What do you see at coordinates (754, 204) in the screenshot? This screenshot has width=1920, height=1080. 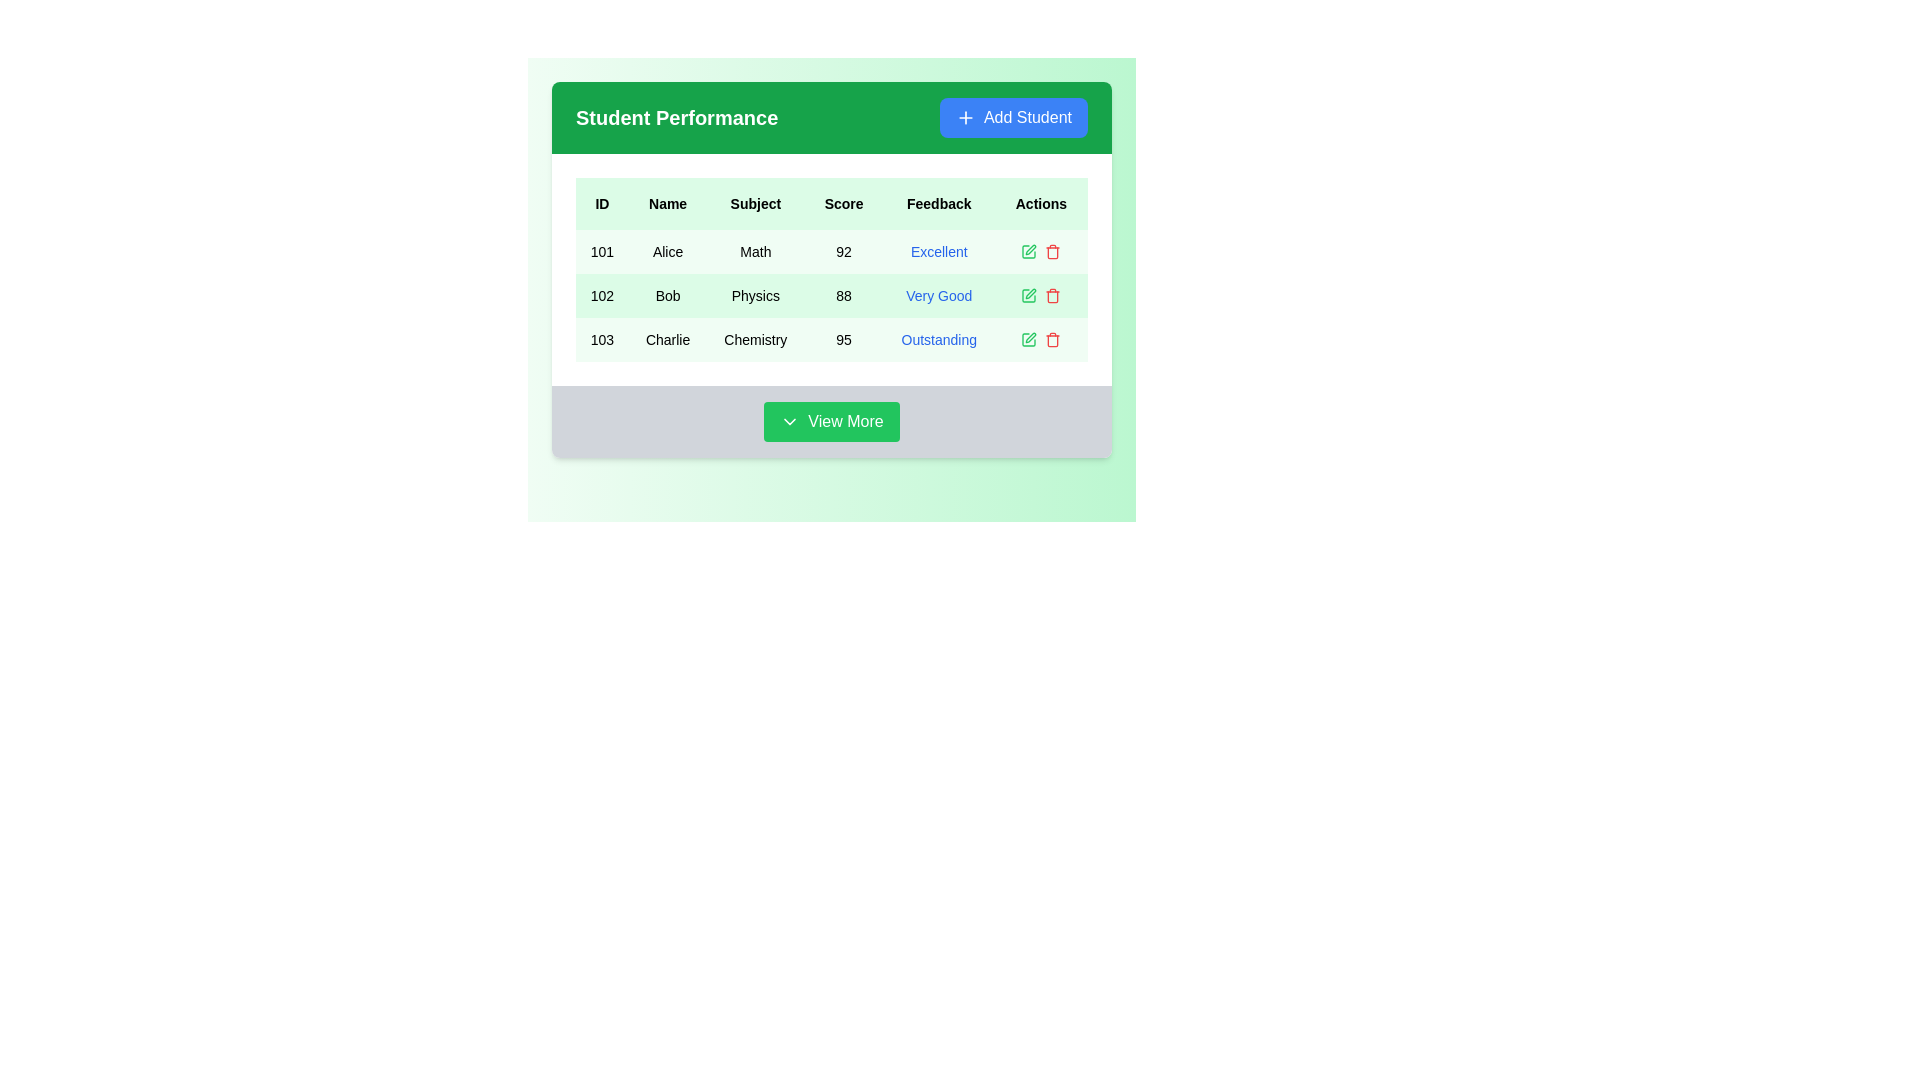 I see `the static text label displaying 'Subject' in bold, black font, which is the third header in the table, located between 'Name' and 'Score'` at bounding box center [754, 204].